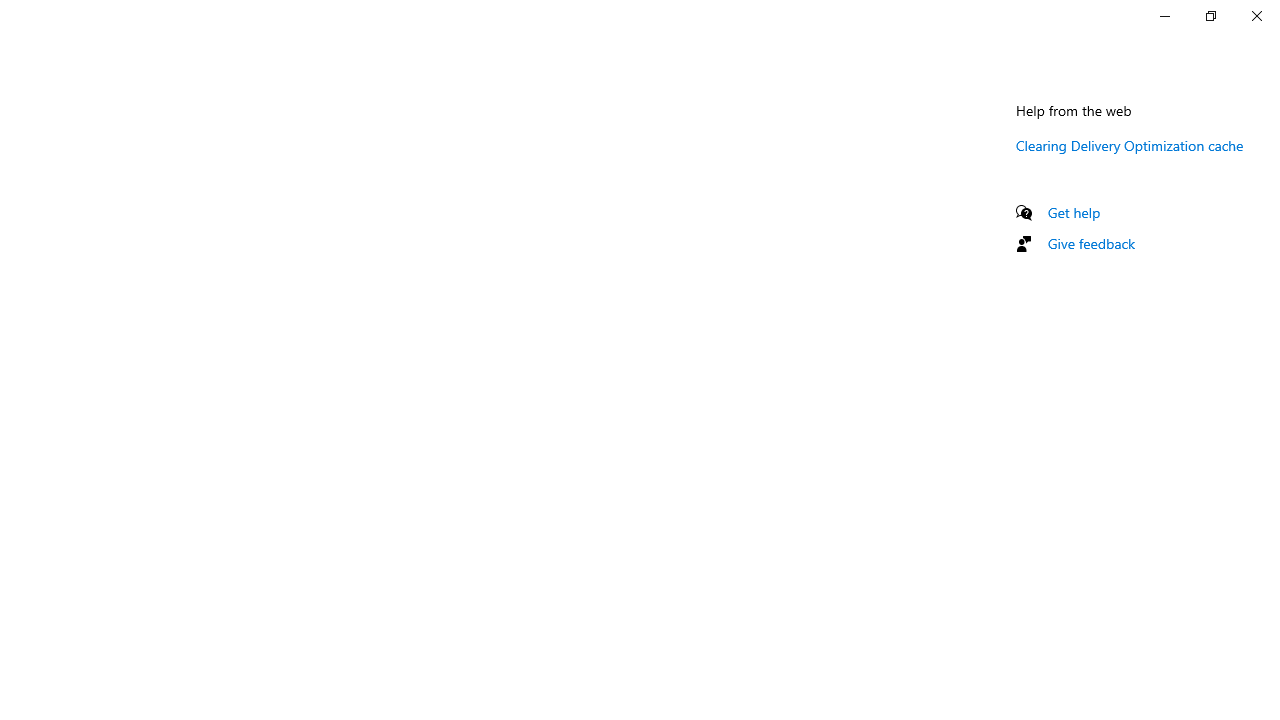  What do you see at coordinates (1090, 242) in the screenshot?
I see `'Give feedback'` at bounding box center [1090, 242].